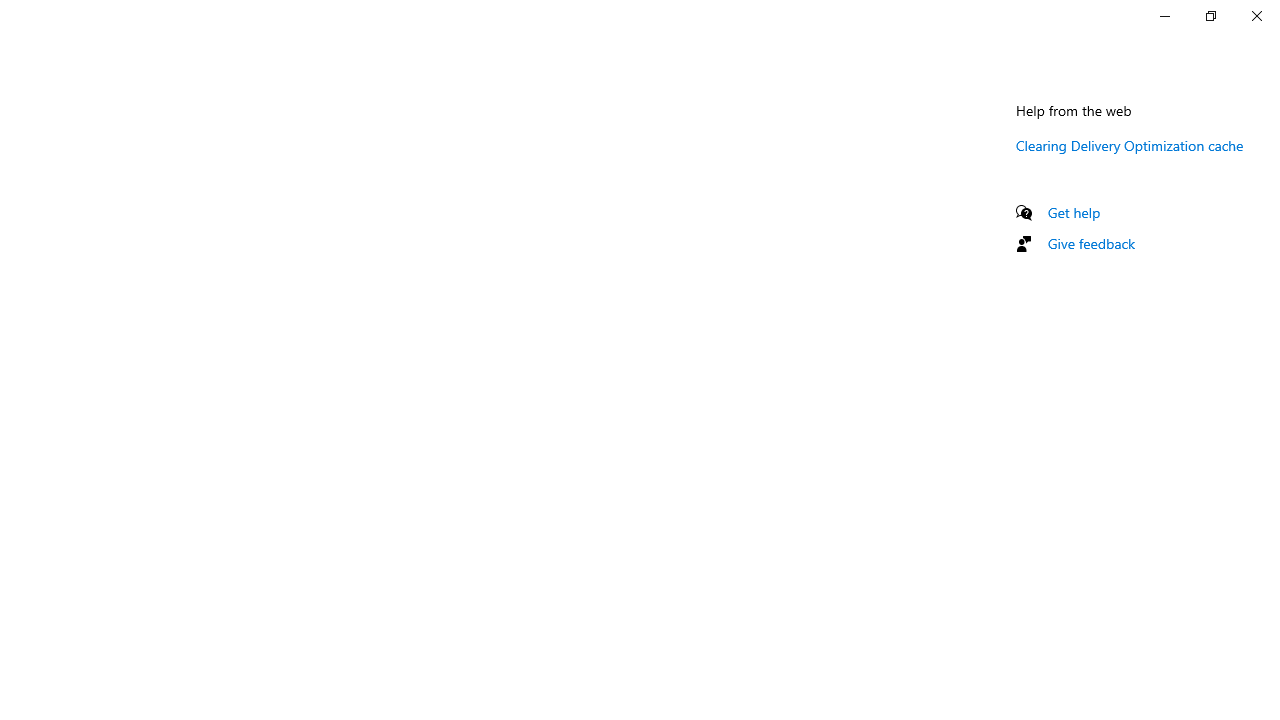  What do you see at coordinates (1090, 242) in the screenshot?
I see `'Give feedback'` at bounding box center [1090, 242].